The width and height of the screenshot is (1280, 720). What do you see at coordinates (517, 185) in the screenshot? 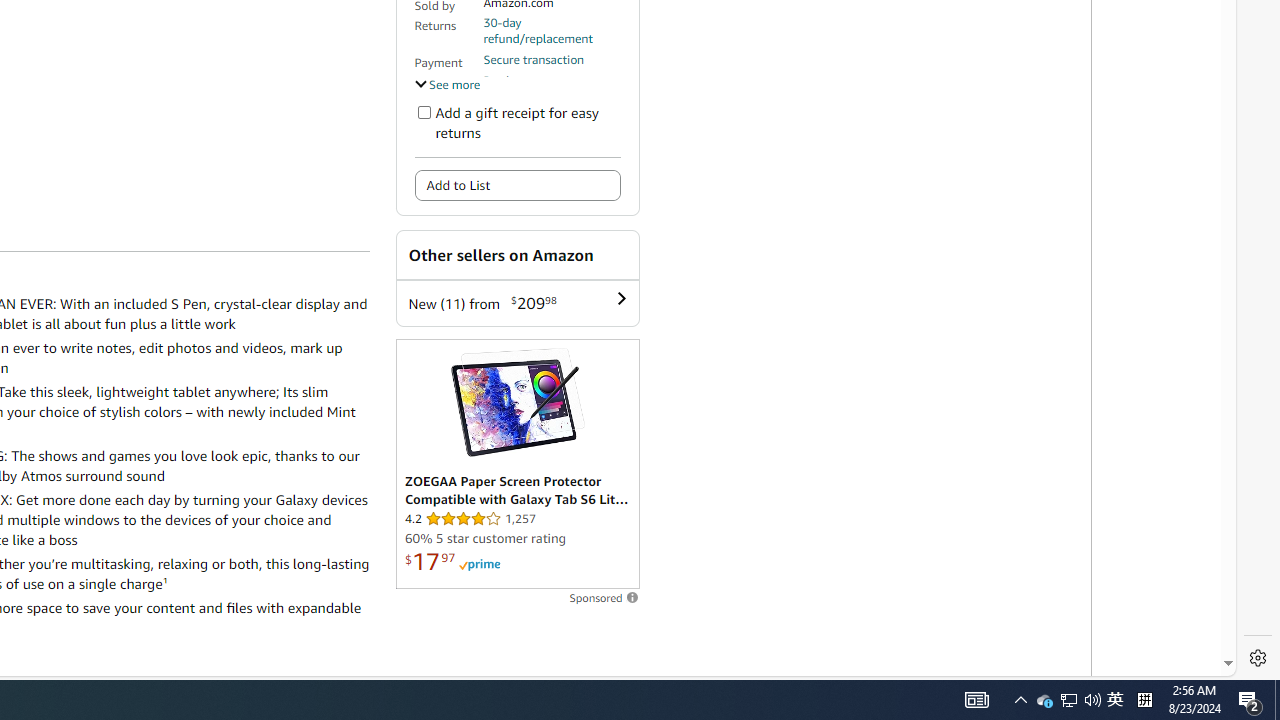
I see `'Add to List'` at bounding box center [517, 185].